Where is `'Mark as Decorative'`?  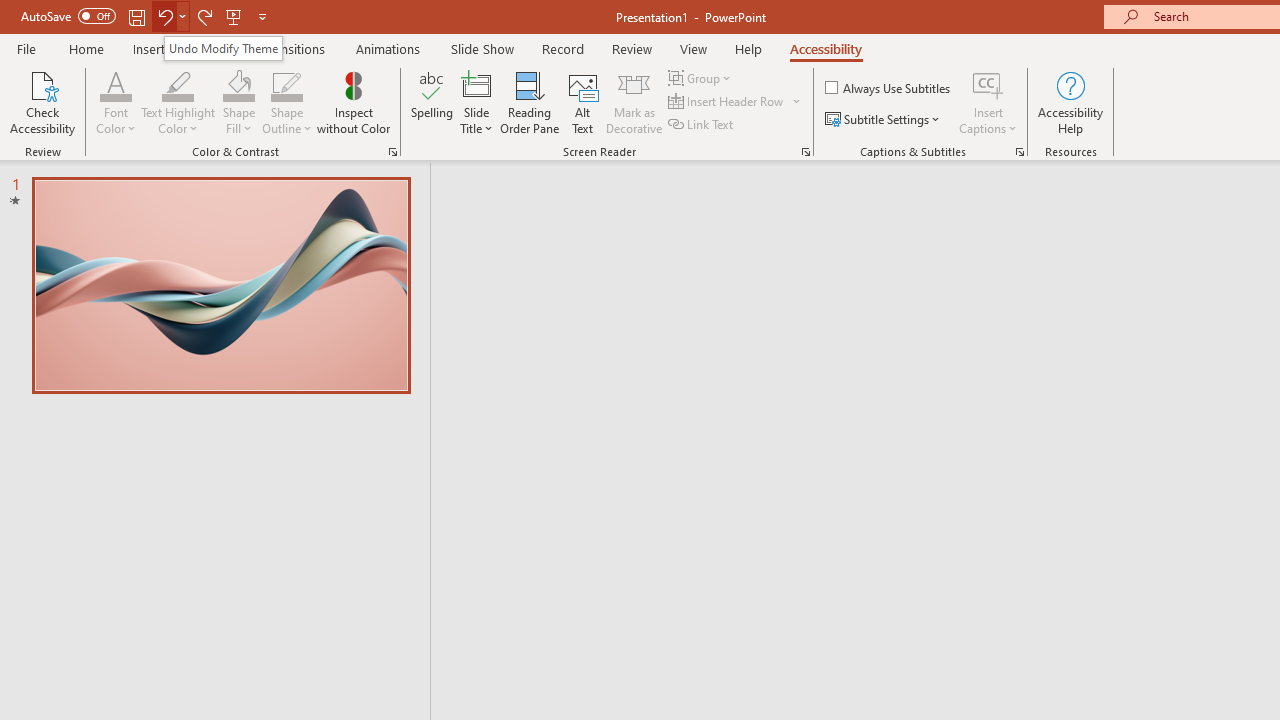 'Mark as Decorative' is located at coordinates (633, 103).